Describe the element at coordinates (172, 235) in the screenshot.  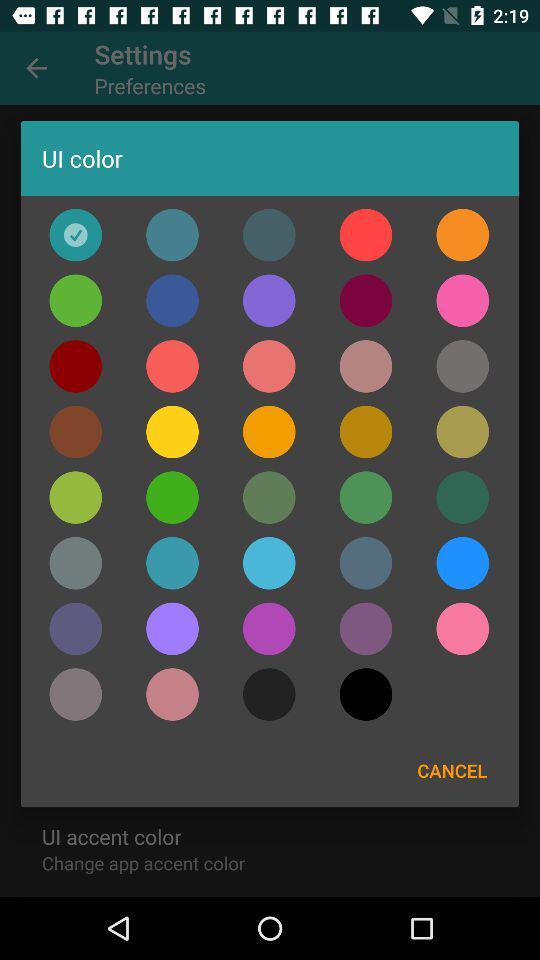
I see `colour option` at that location.